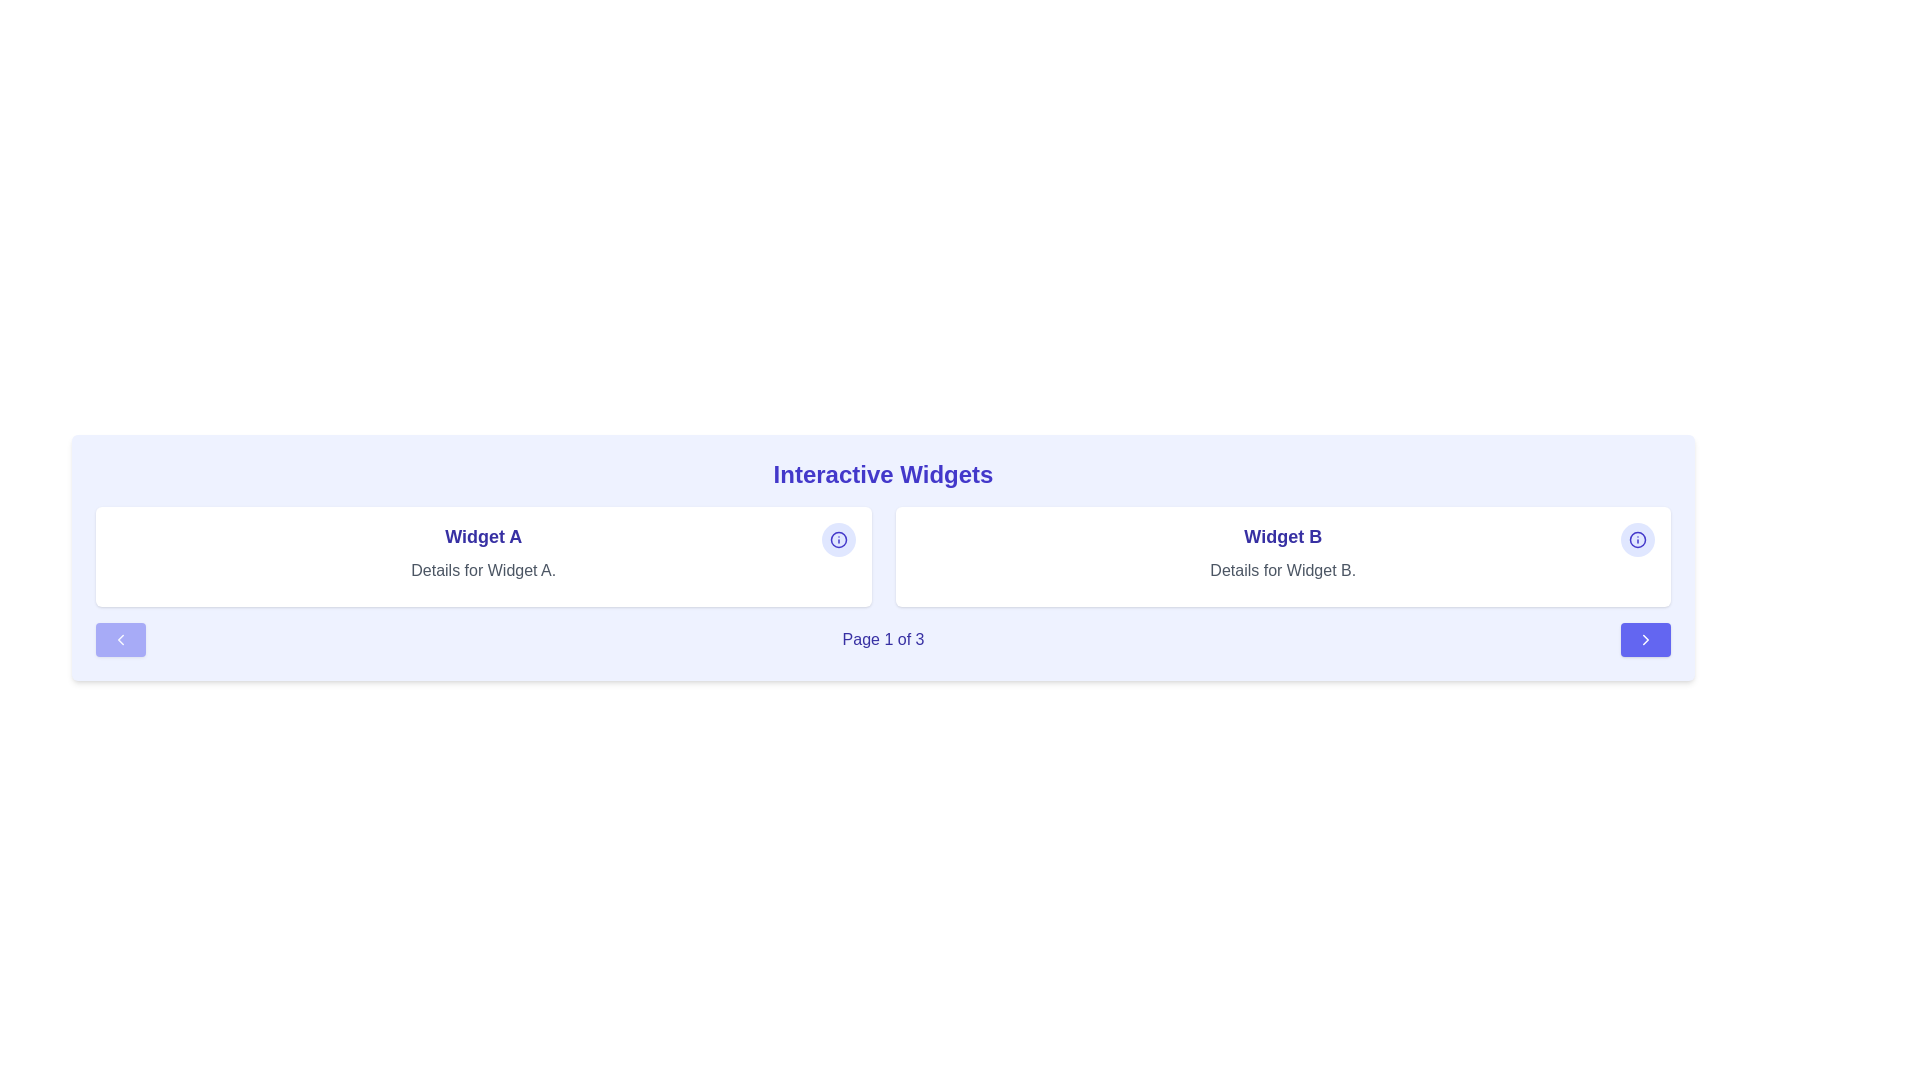 Image resolution: width=1920 pixels, height=1080 pixels. Describe the element at coordinates (483, 570) in the screenshot. I see `the static text label reading 'Details for Widget A.' to engage with the interface for surrounding components` at that location.